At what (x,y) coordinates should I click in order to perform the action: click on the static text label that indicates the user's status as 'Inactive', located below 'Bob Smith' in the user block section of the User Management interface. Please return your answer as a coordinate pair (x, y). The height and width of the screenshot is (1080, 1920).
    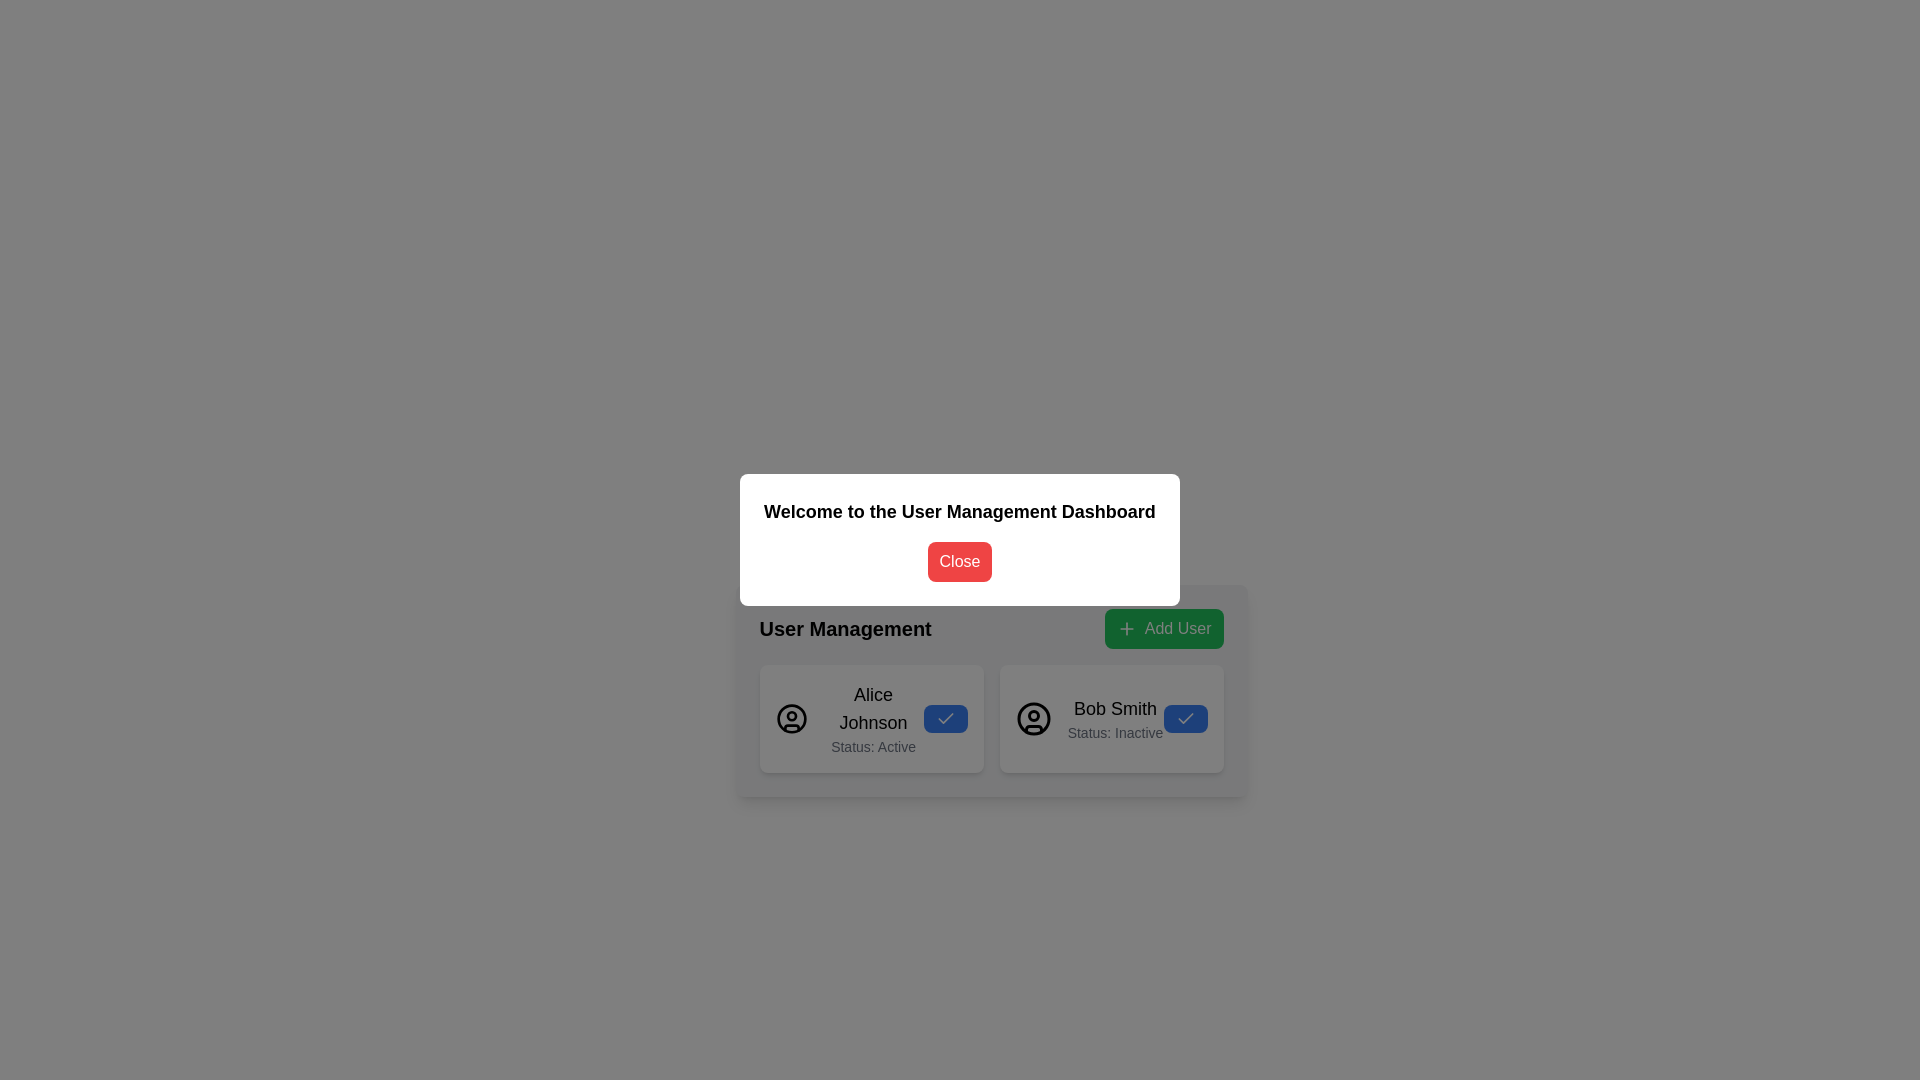
    Looking at the image, I should click on (1114, 732).